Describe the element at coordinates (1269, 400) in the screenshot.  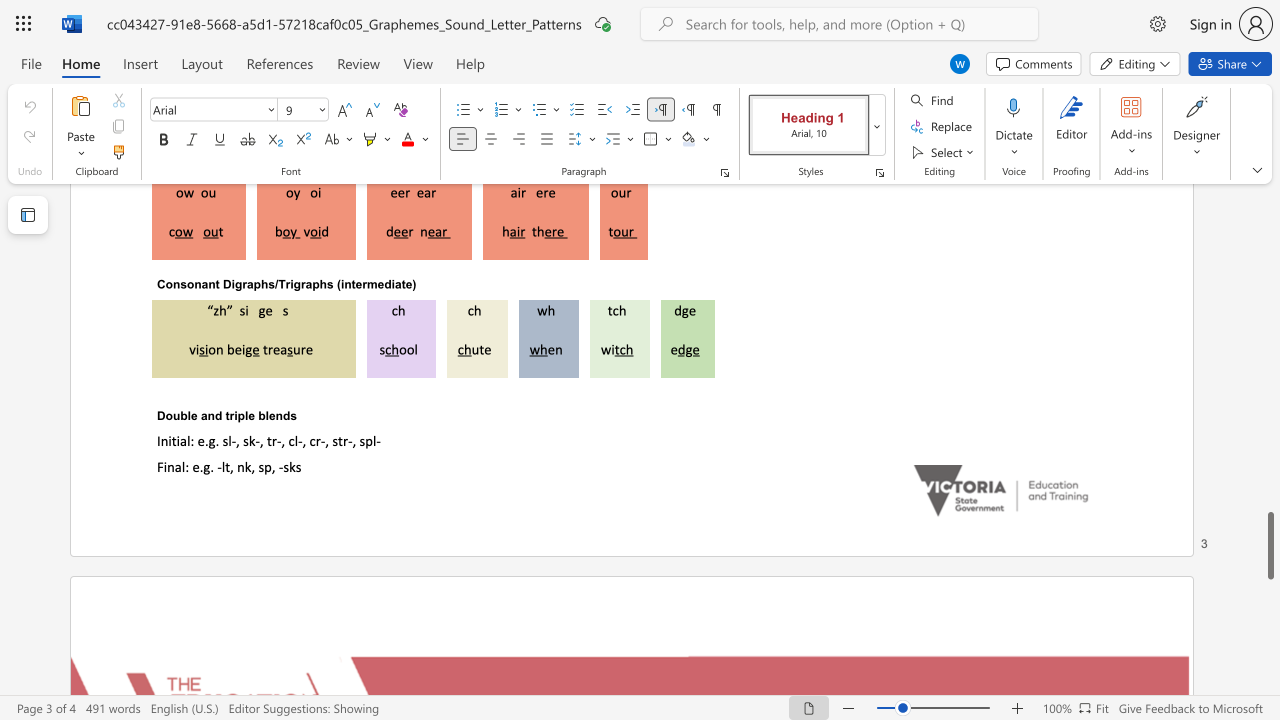
I see `the scrollbar to slide the page up` at that location.